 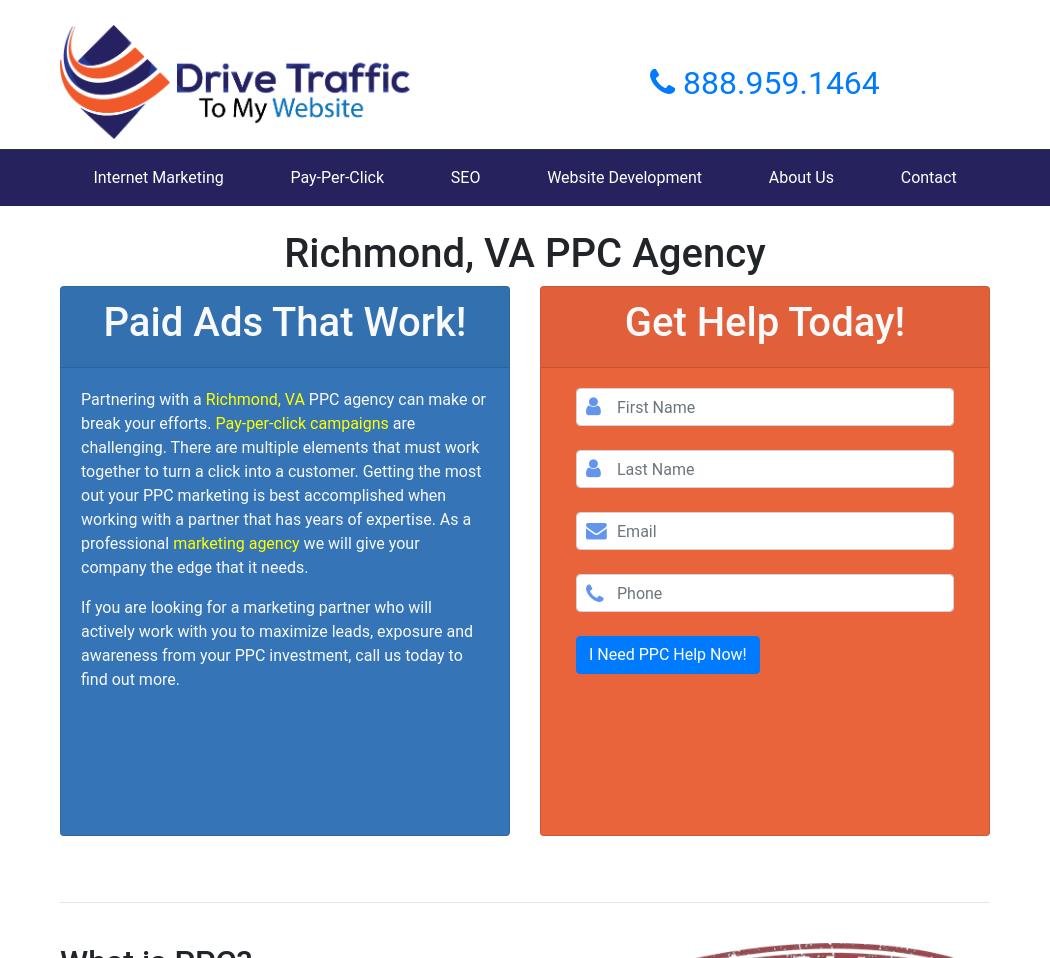 I want to click on 'SEO', so click(x=465, y=176).